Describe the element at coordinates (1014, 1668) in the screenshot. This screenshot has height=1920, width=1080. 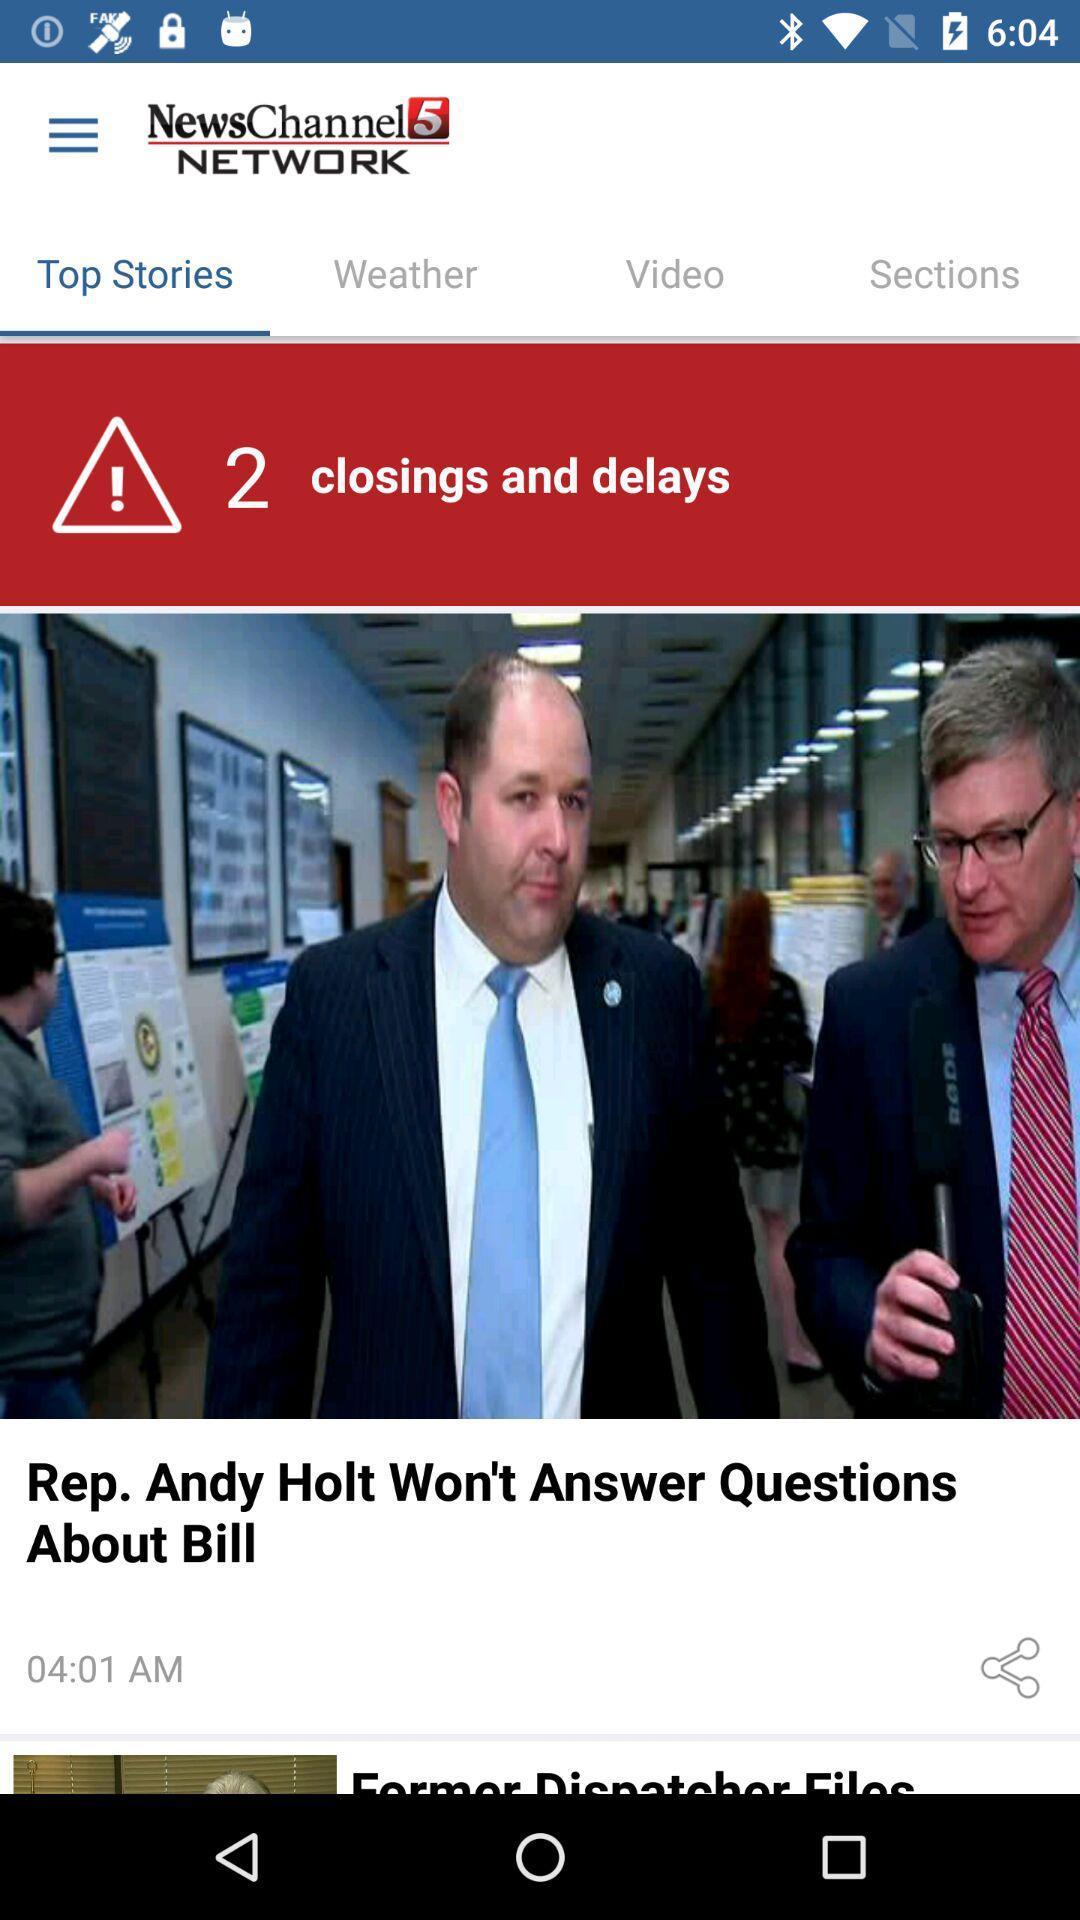
I see `item at the bottom right corner` at that location.